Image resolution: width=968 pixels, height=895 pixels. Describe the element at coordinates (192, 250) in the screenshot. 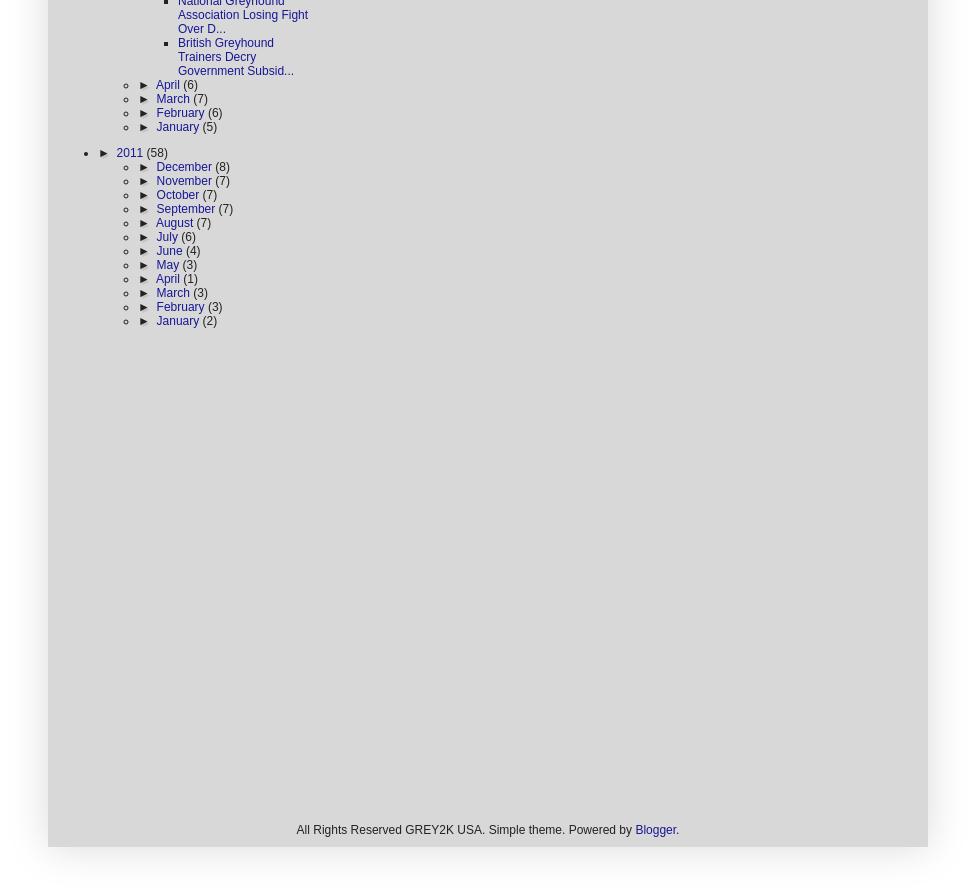

I see `'(4)'` at that location.